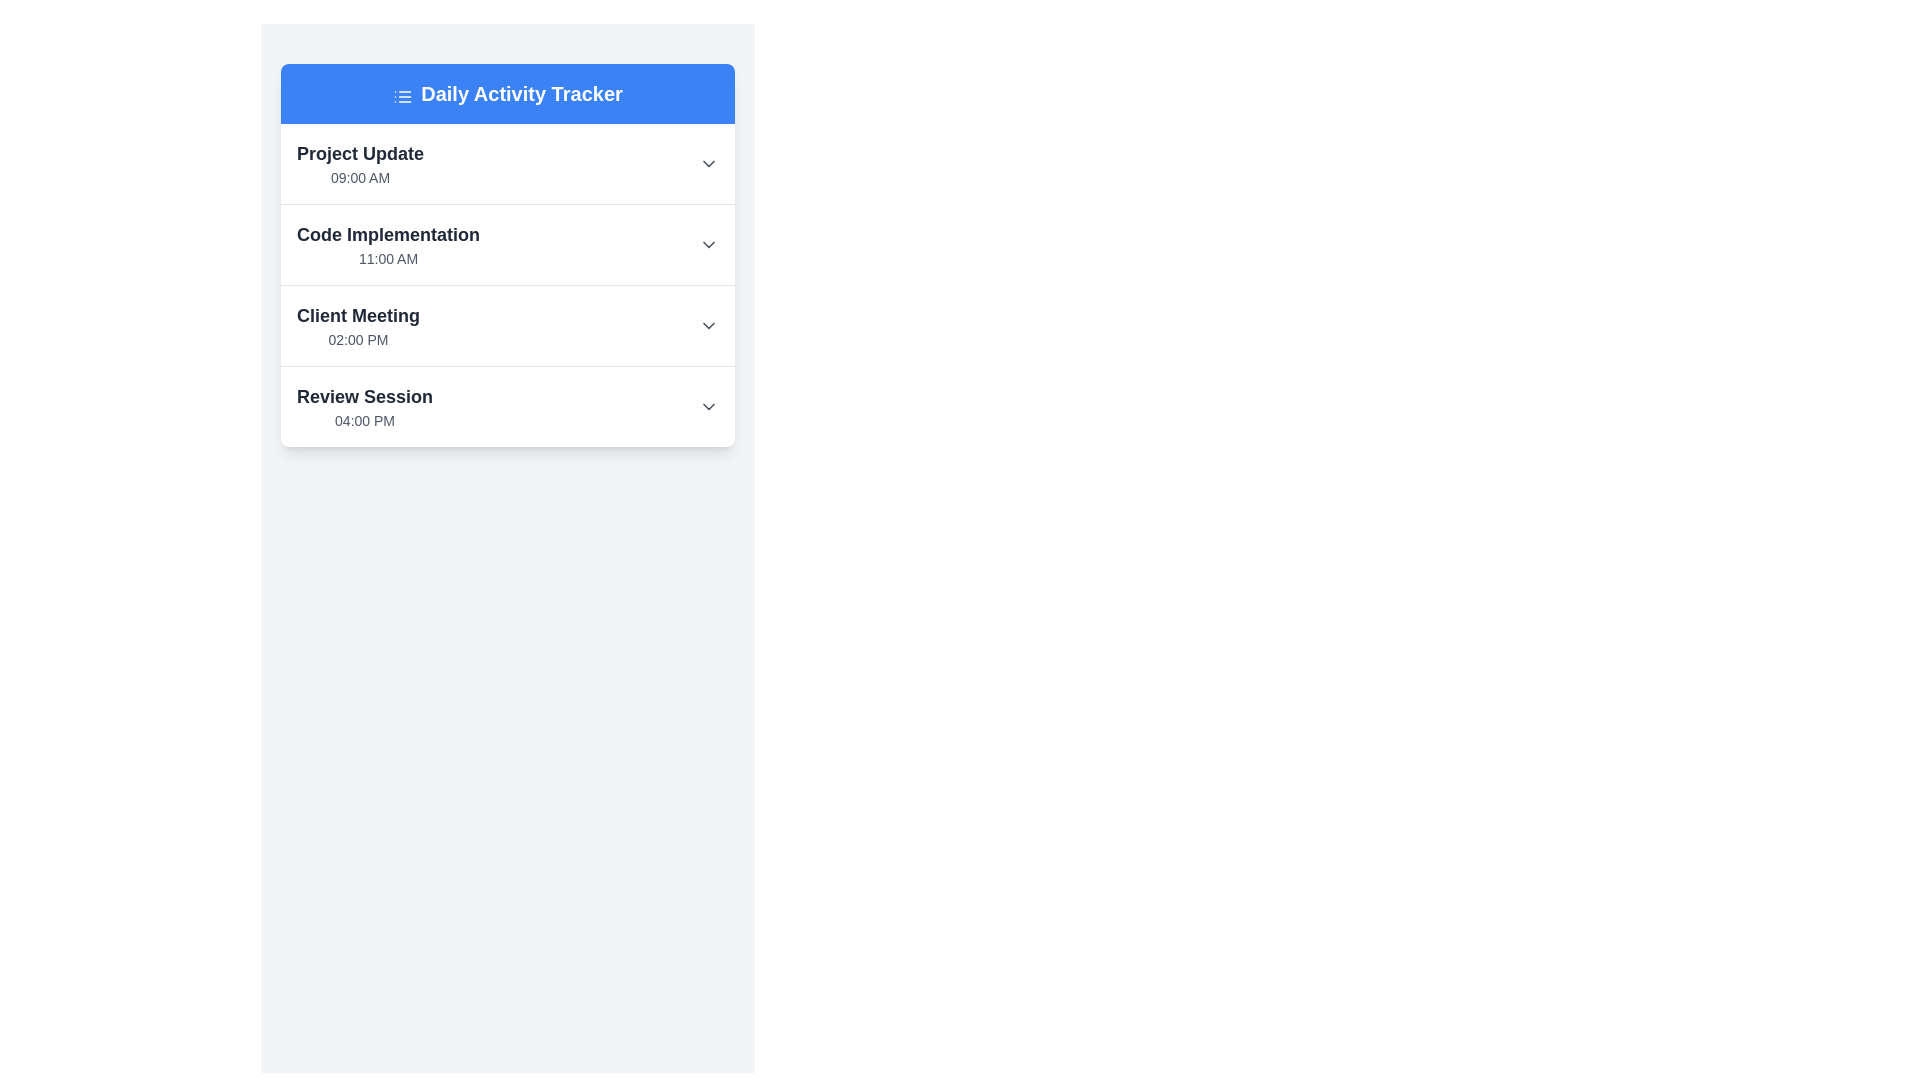  I want to click on the static text label 'Client Meeting', which serves as a header for an event scheduled at '02:00 PM', located in the third section of the vertically arranged list under 'Daily Activity Tracker', so click(358, 315).